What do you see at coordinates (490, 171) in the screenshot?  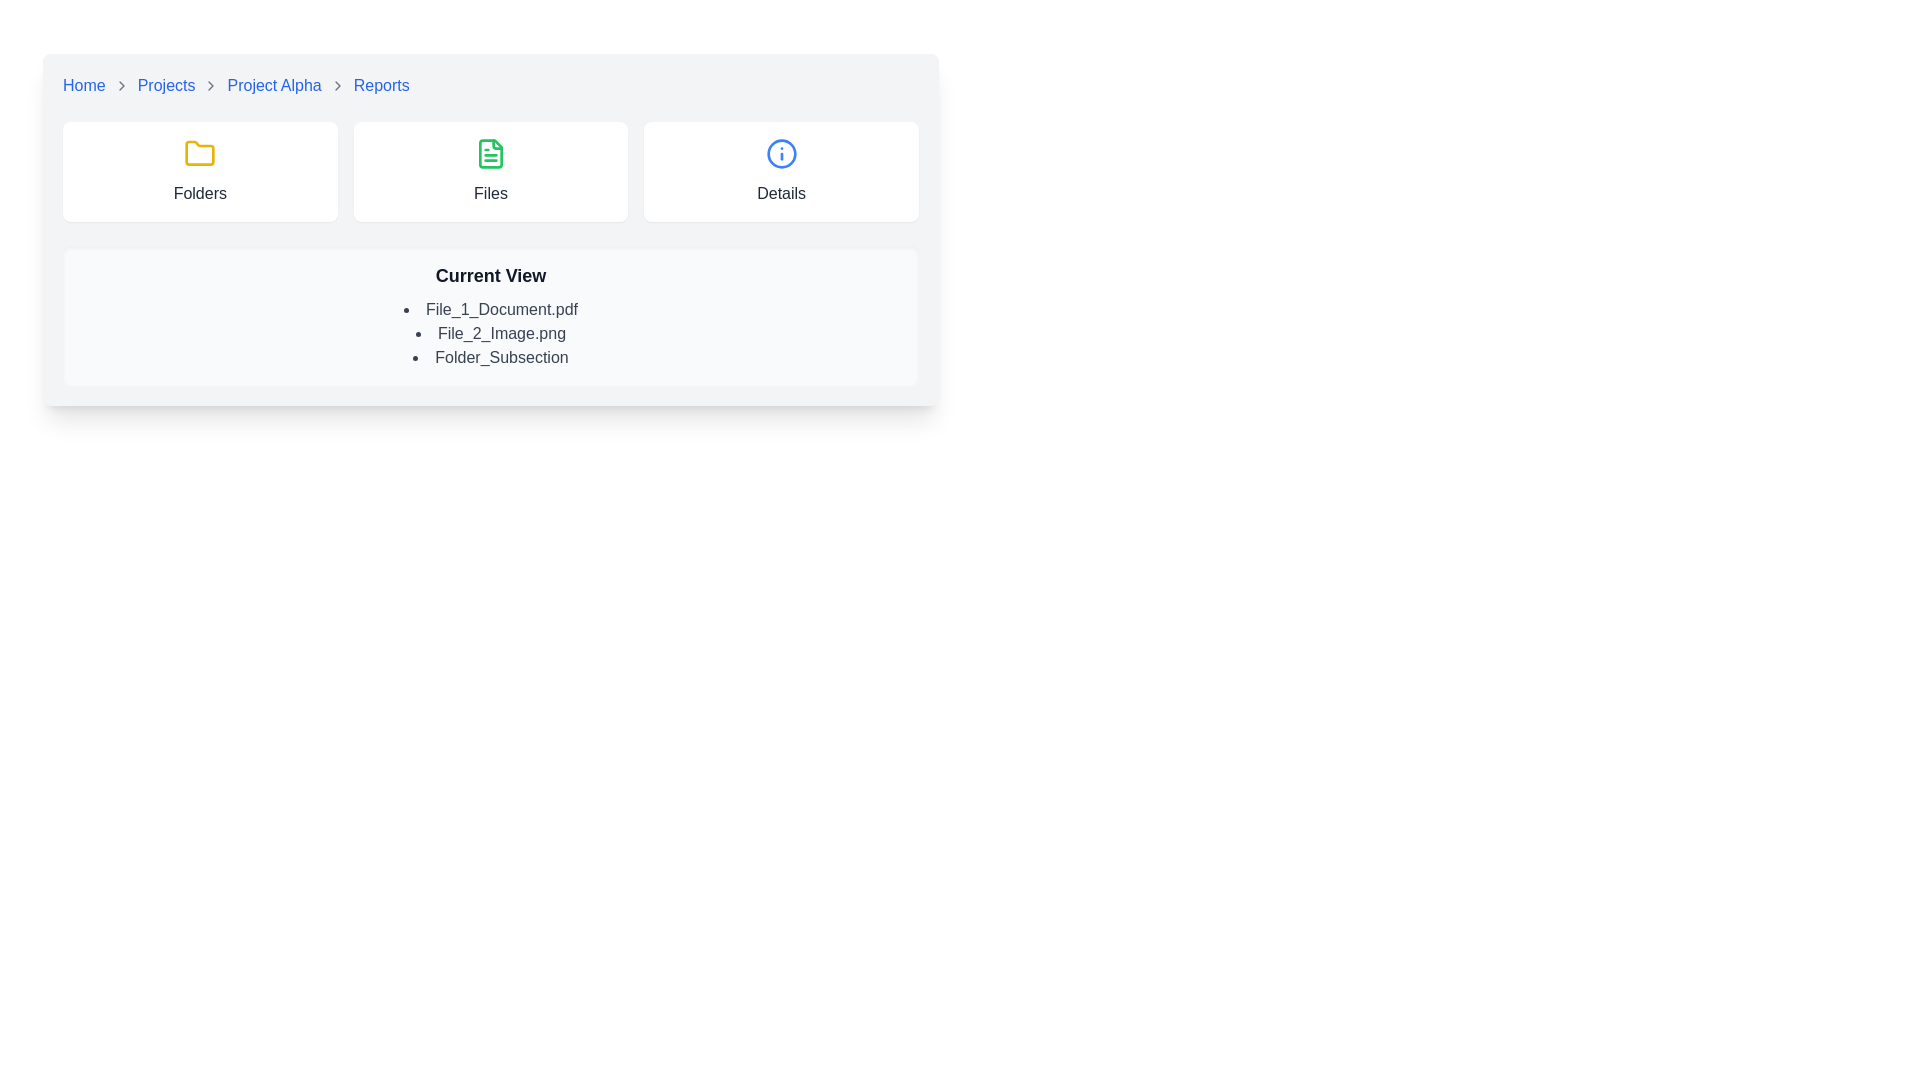 I see `the 'Files' interactive card, which is the second card in a three-card grid row` at bounding box center [490, 171].